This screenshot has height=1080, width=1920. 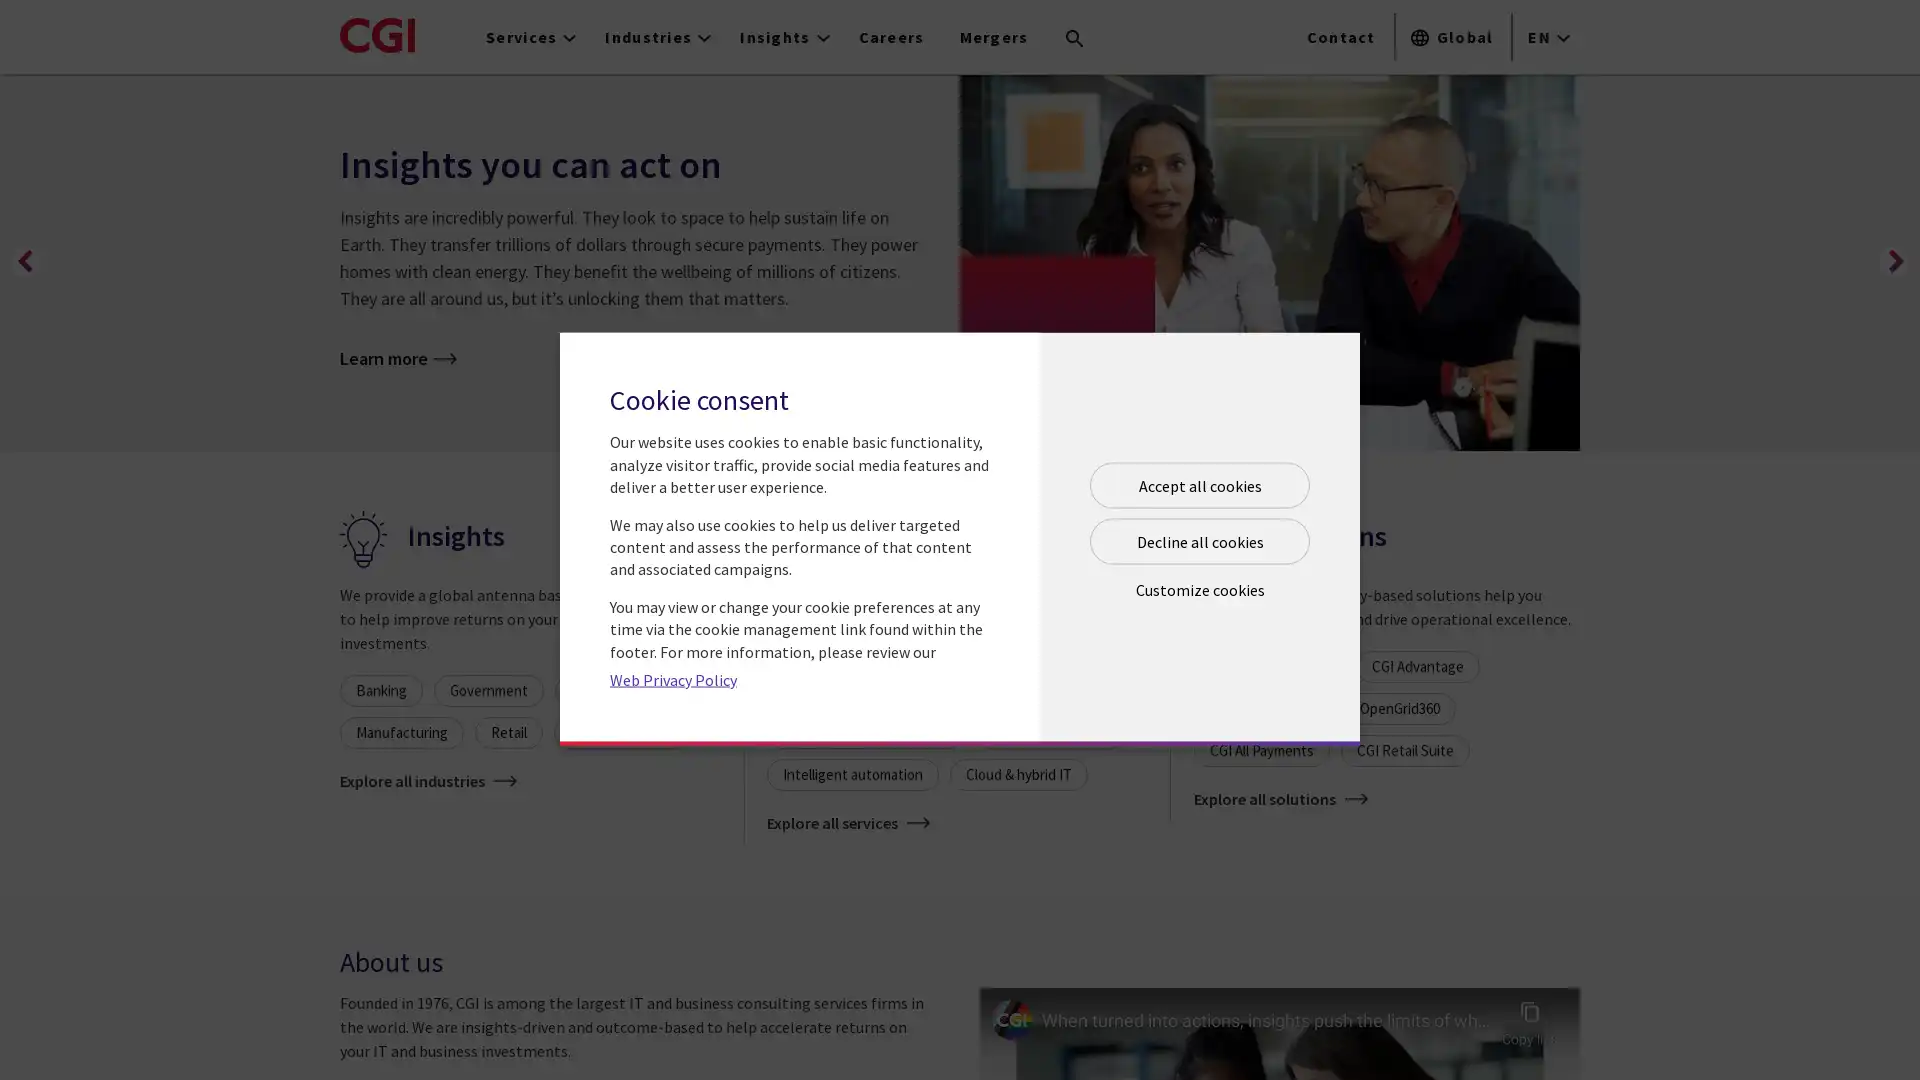 What do you see at coordinates (25, 260) in the screenshot?
I see `Previous` at bounding box center [25, 260].